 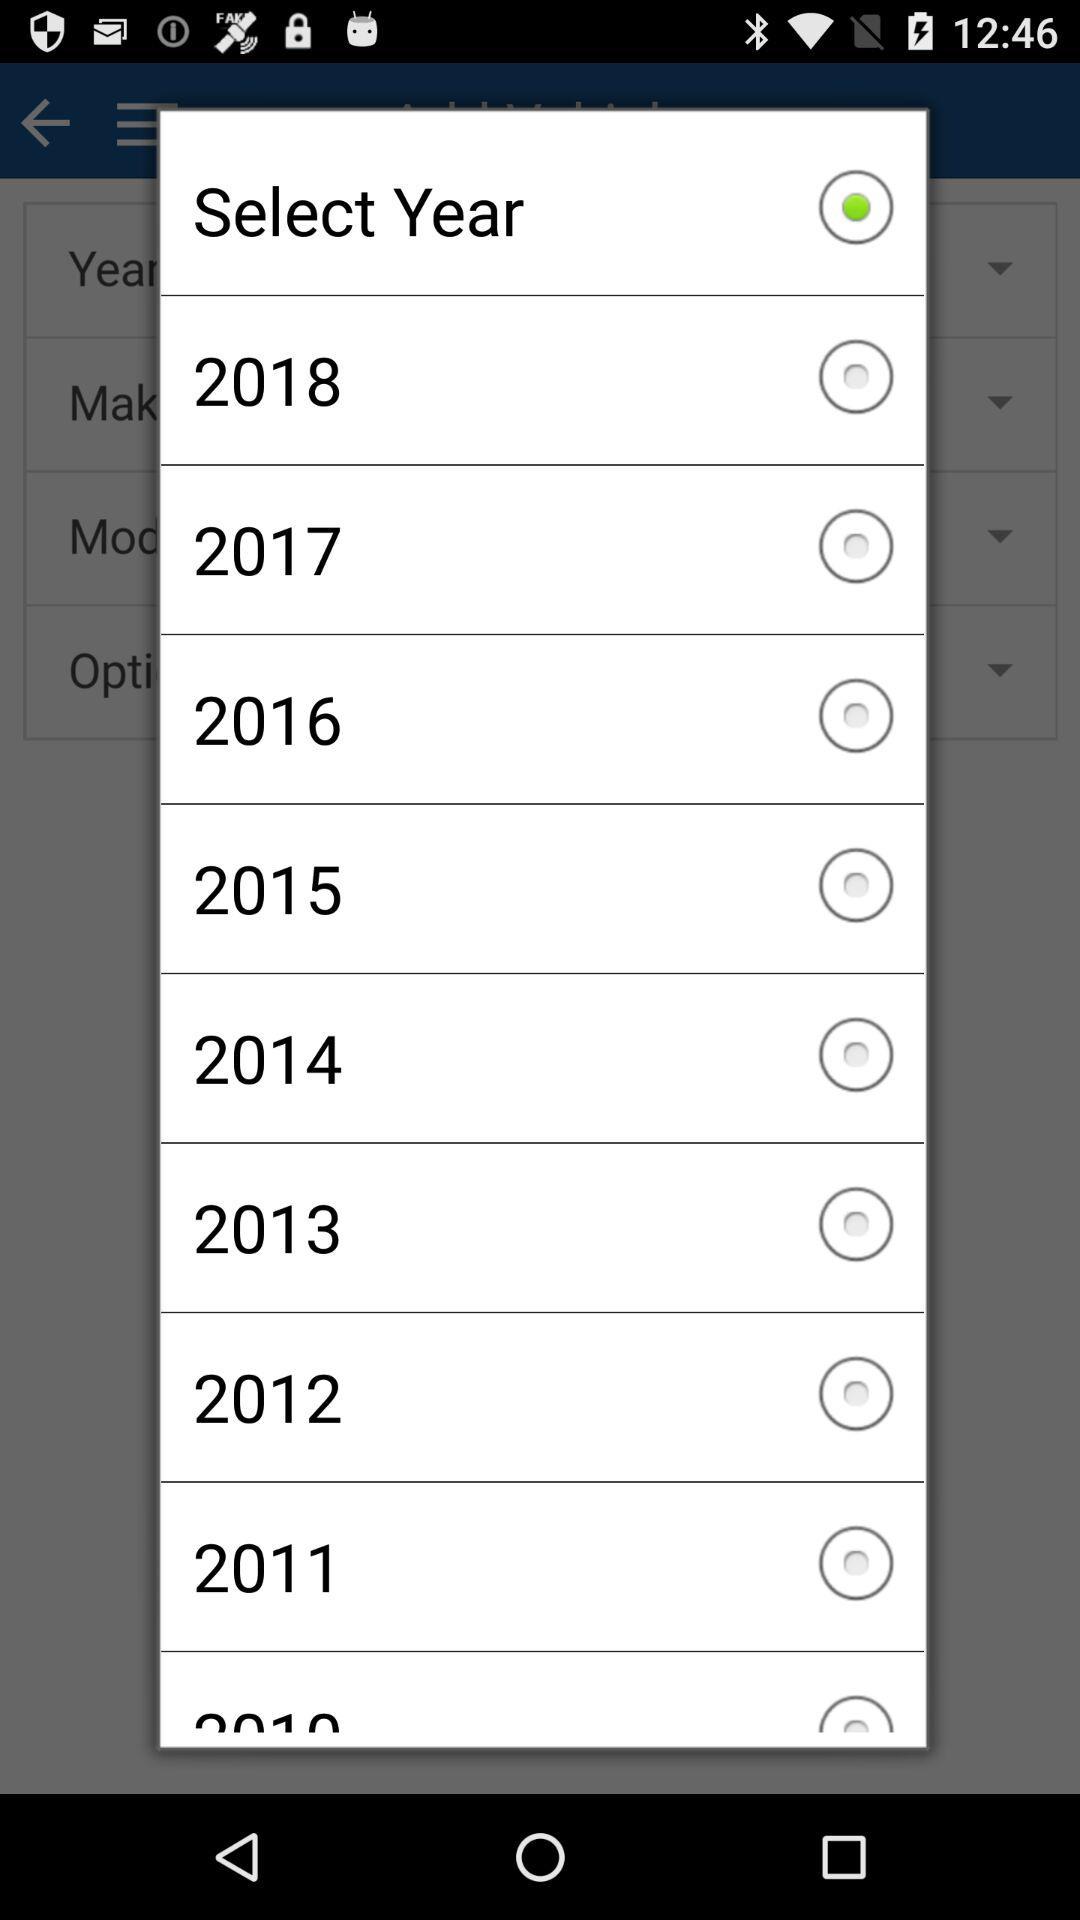 What do you see at coordinates (542, 719) in the screenshot?
I see `checkbox below 2017 item` at bounding box center [542, 719].